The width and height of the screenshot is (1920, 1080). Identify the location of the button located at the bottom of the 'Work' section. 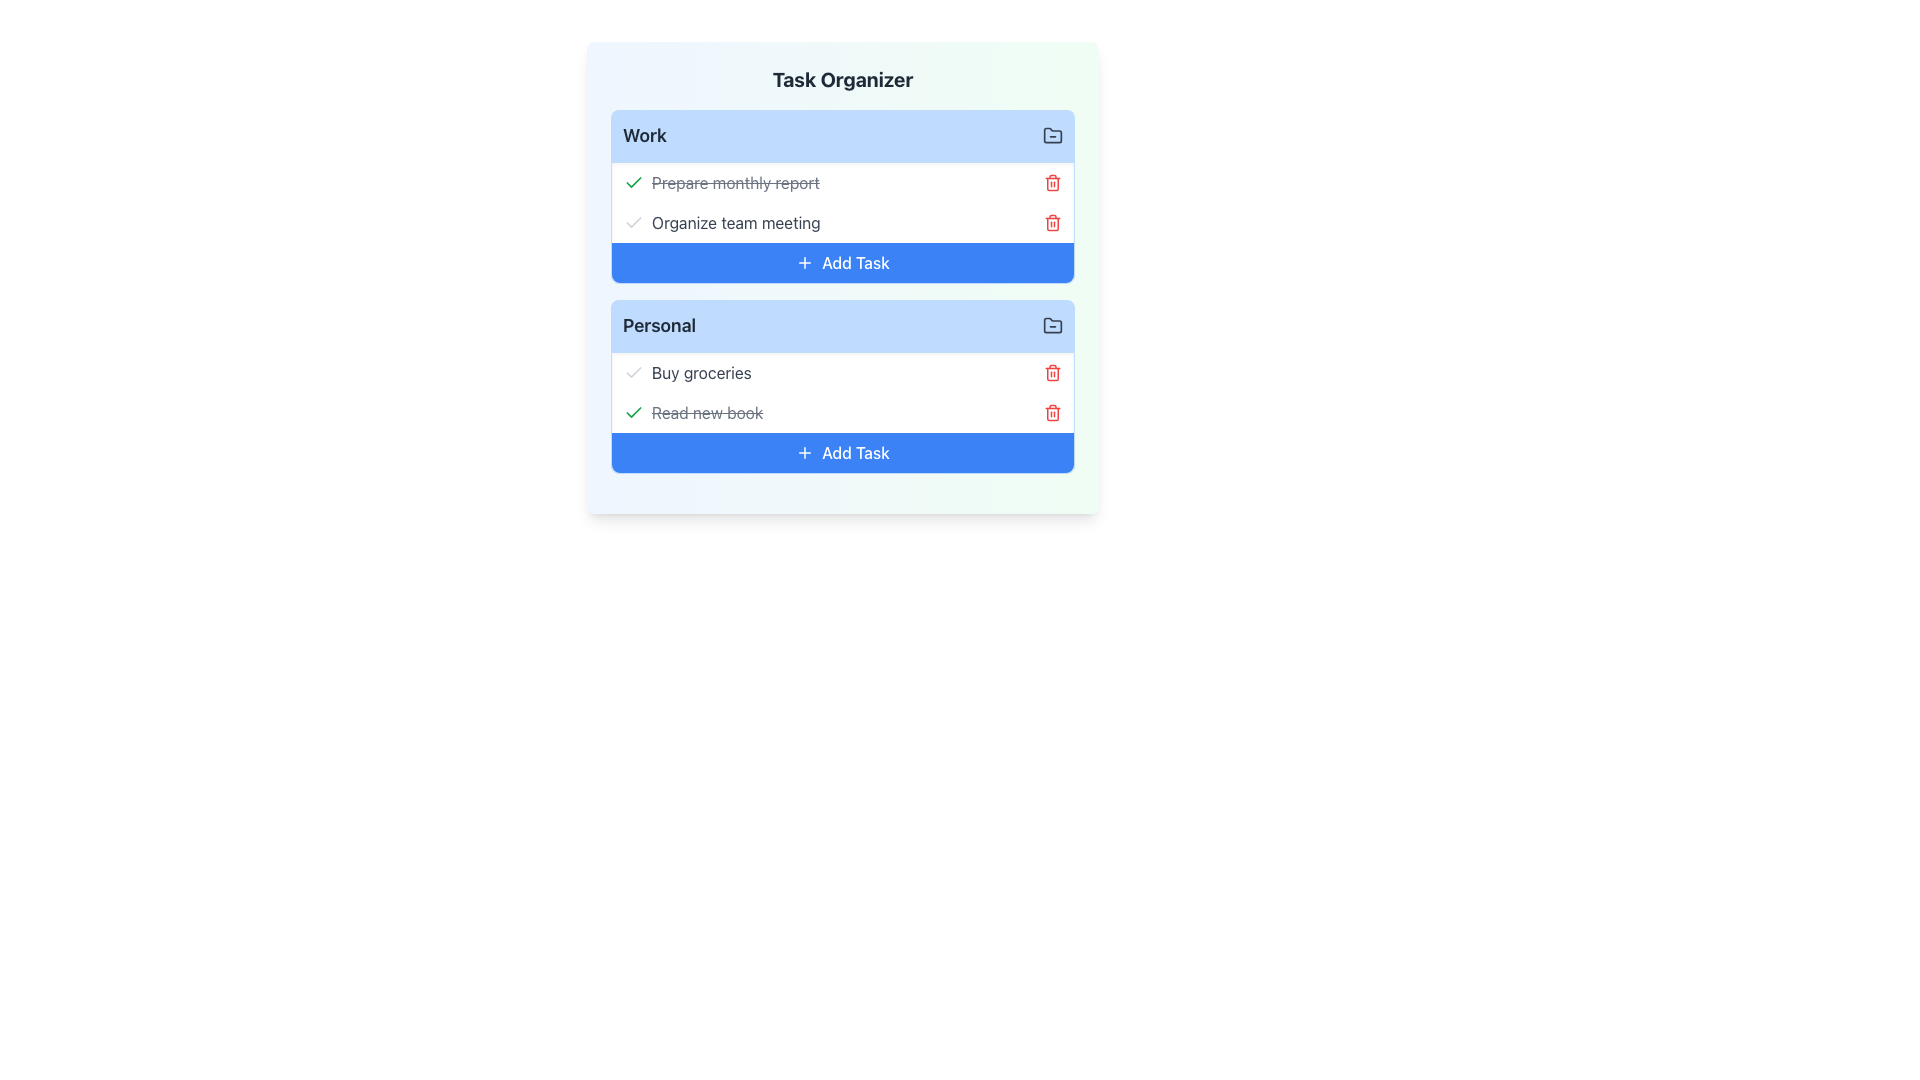
(843, 261).